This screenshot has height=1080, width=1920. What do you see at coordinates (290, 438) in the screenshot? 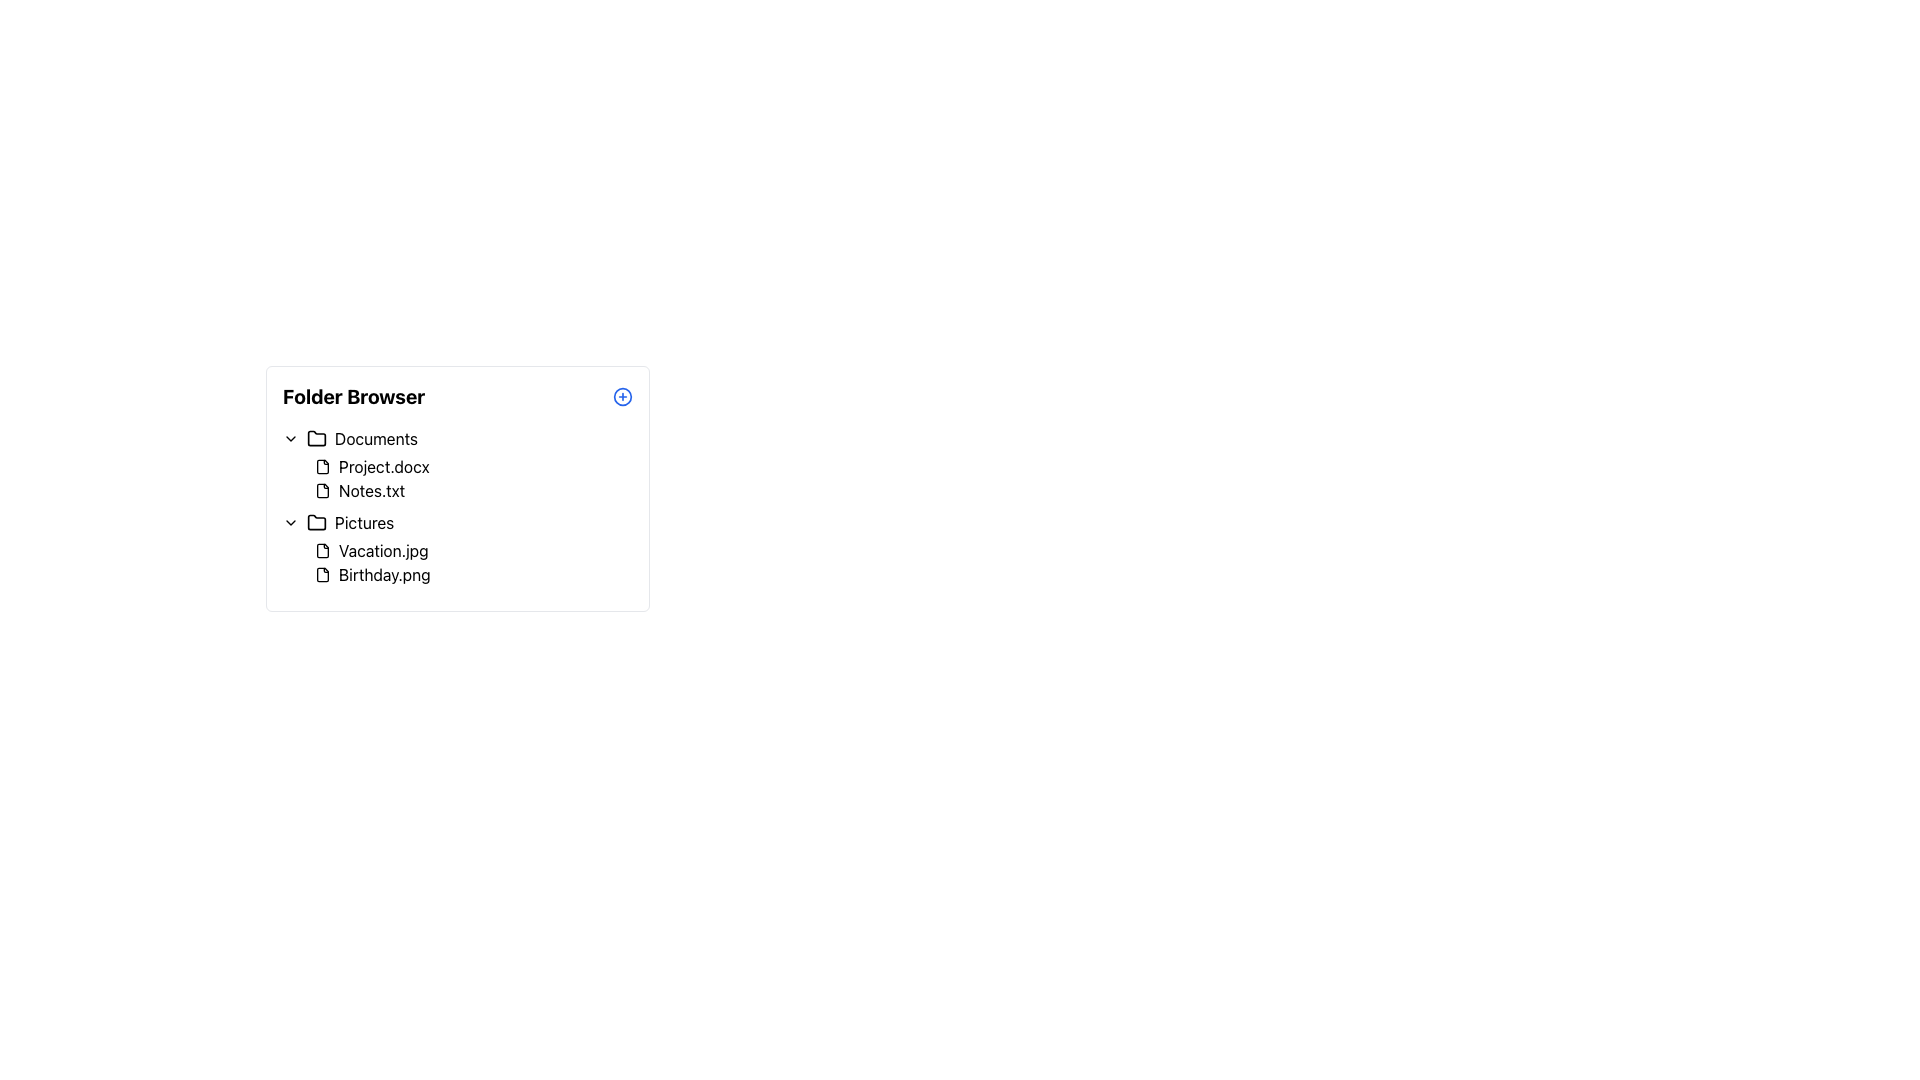
I see `the downward chevron SVG icon` at bounding box center [290, 438].